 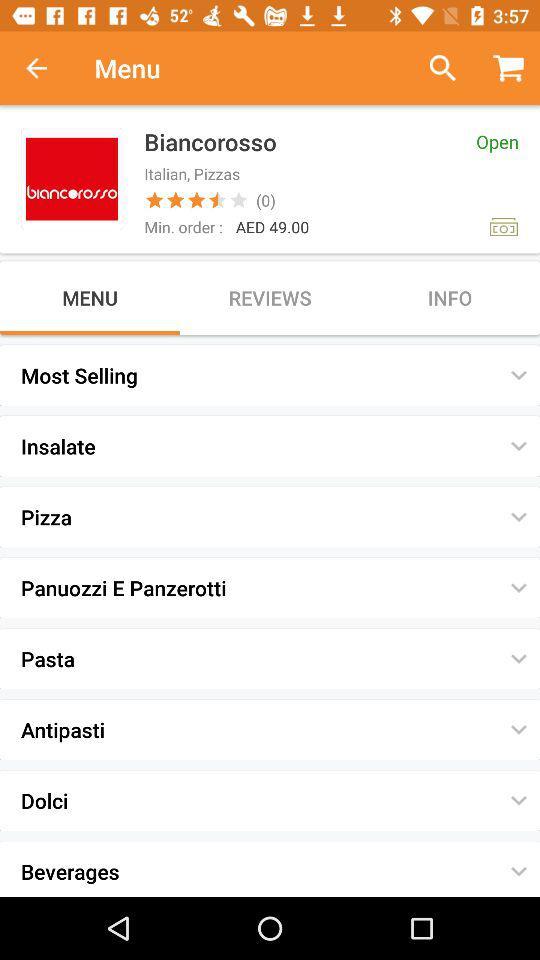 I want to click on return to the previous screen, so click(x=47, y=68).